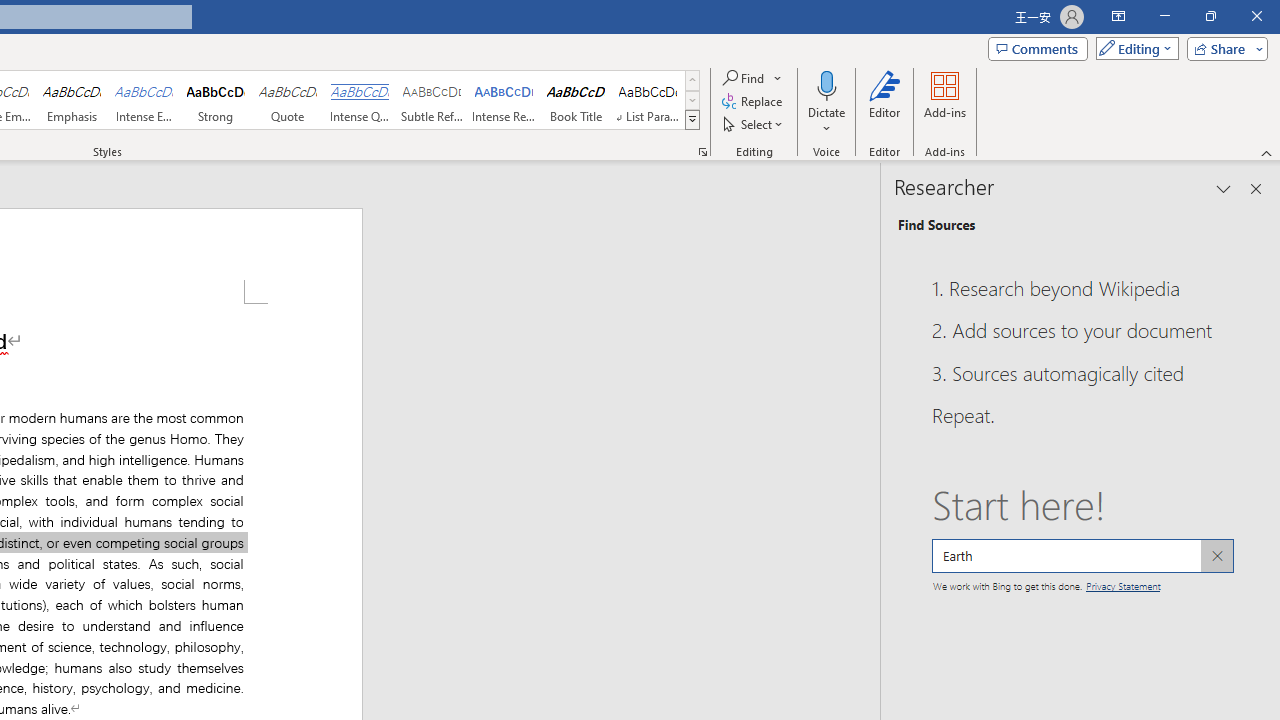 This screenshot has height=720, width=1280. Describe the element at coordinates (752, 77) in the screenshot. I see `'Find'` at that location.